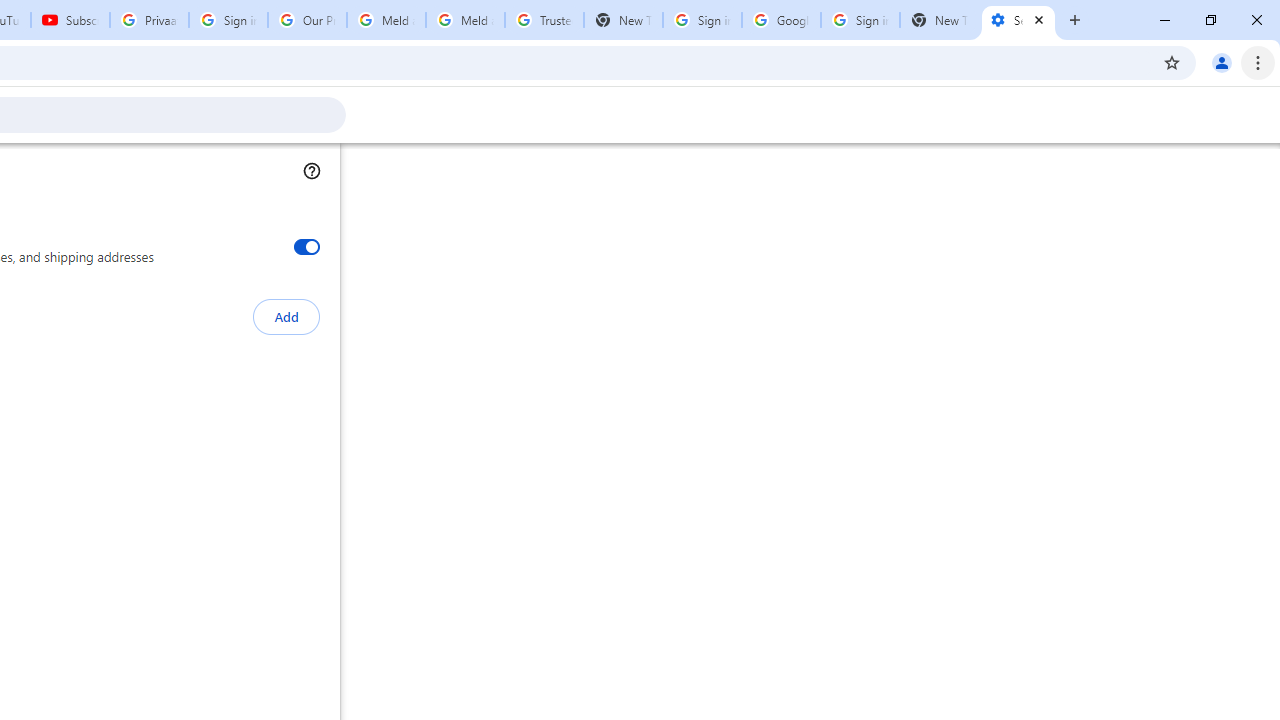 The width and height of the screenshot is (1280, 720). Describe the element at coordinates (780, 20) in the screenshot. I see `'Google Cybersecurity Innovations - Google Safety Center'` at that location.